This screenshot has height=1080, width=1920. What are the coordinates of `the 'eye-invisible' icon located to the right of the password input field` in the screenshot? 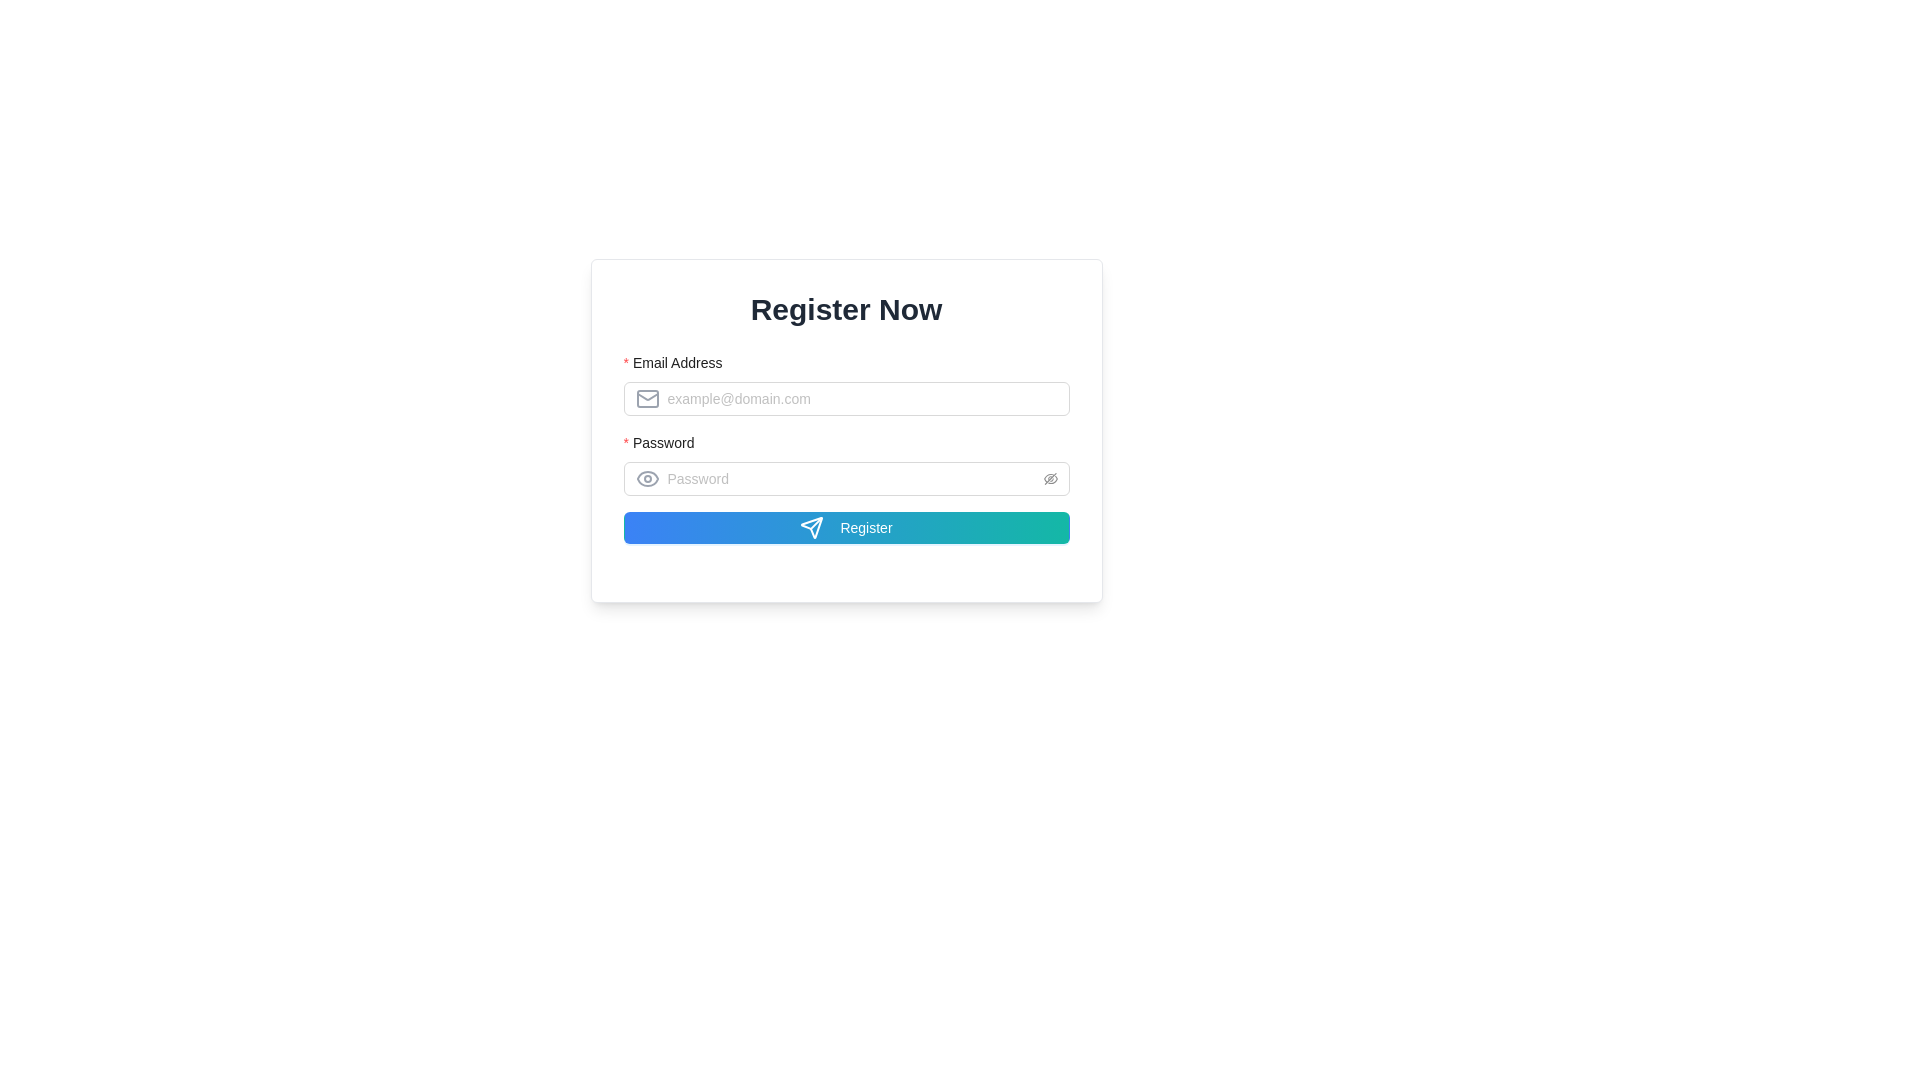 It's located at (1049, 478).